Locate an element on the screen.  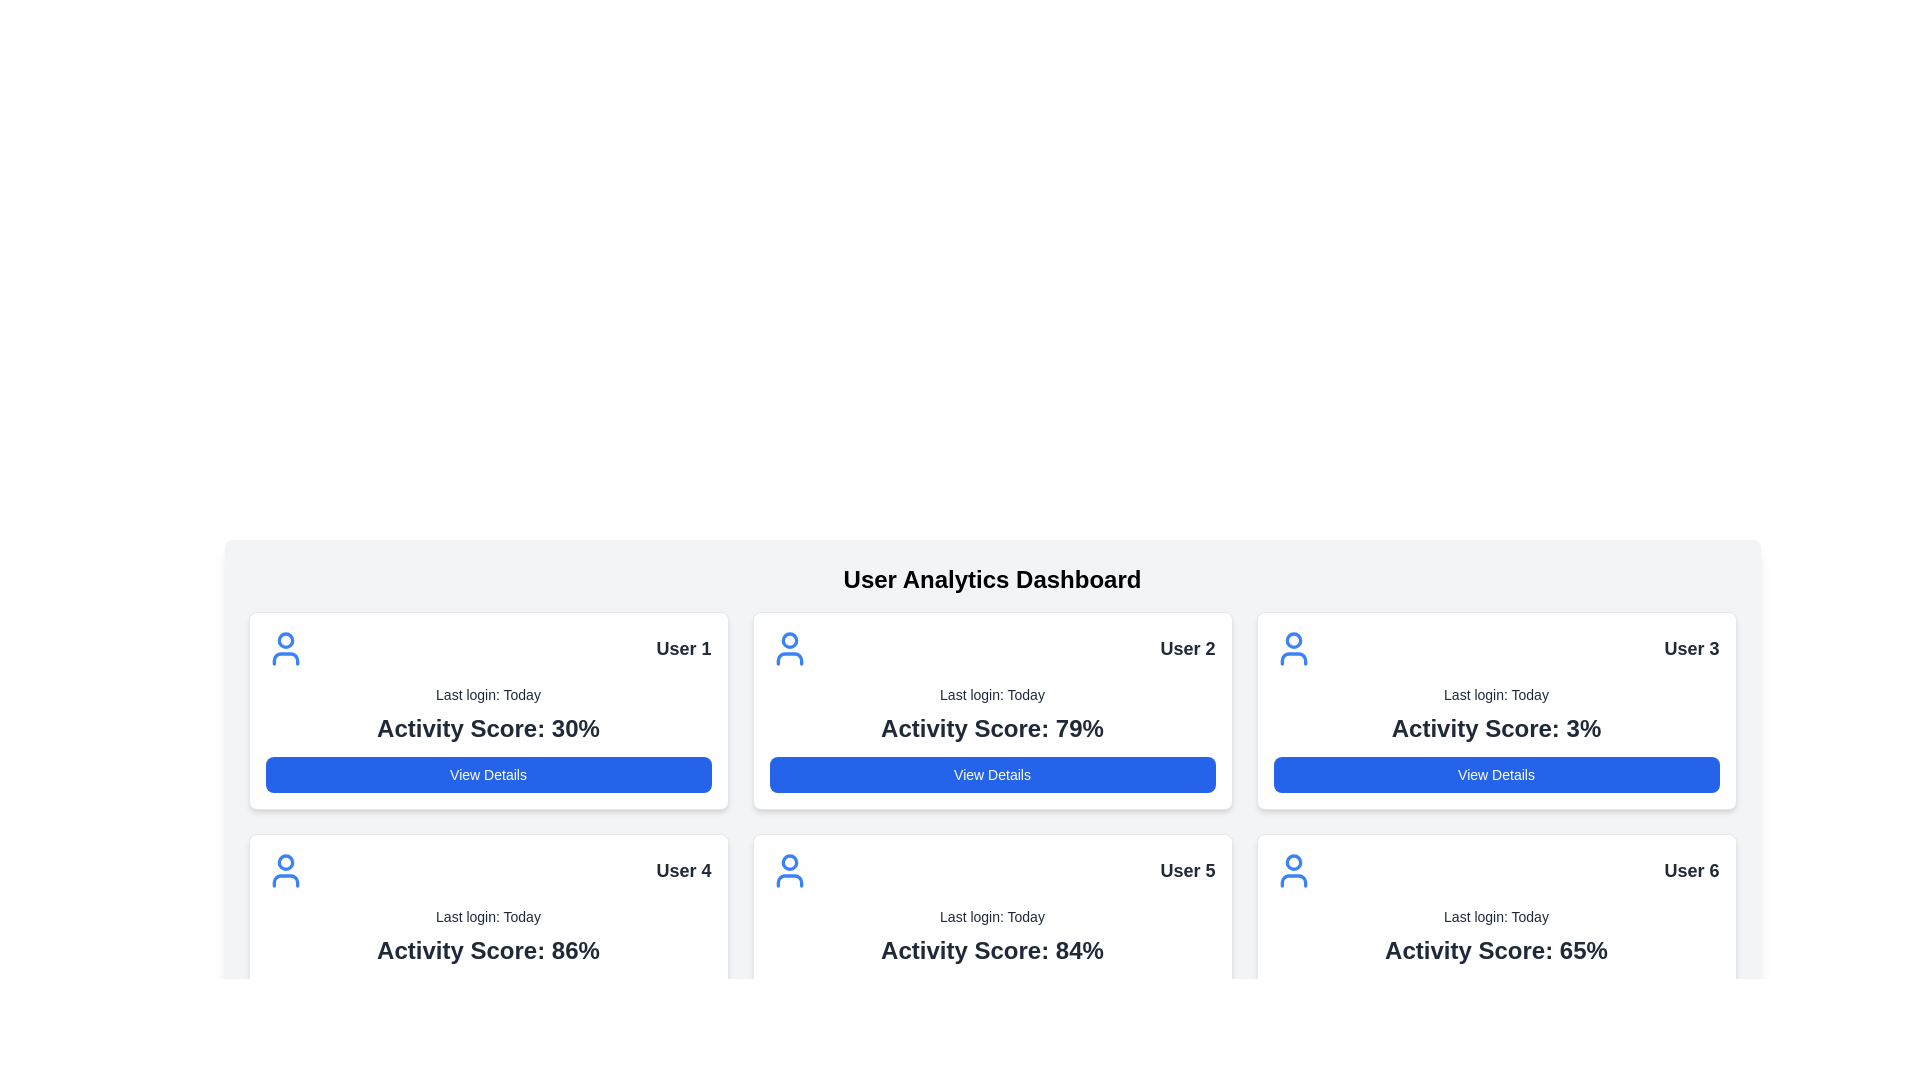
the user profile icon located on the left side of the card labeled 'User 2' in the second position of the top row of the user dashboard is located at coordinates (788, 648).